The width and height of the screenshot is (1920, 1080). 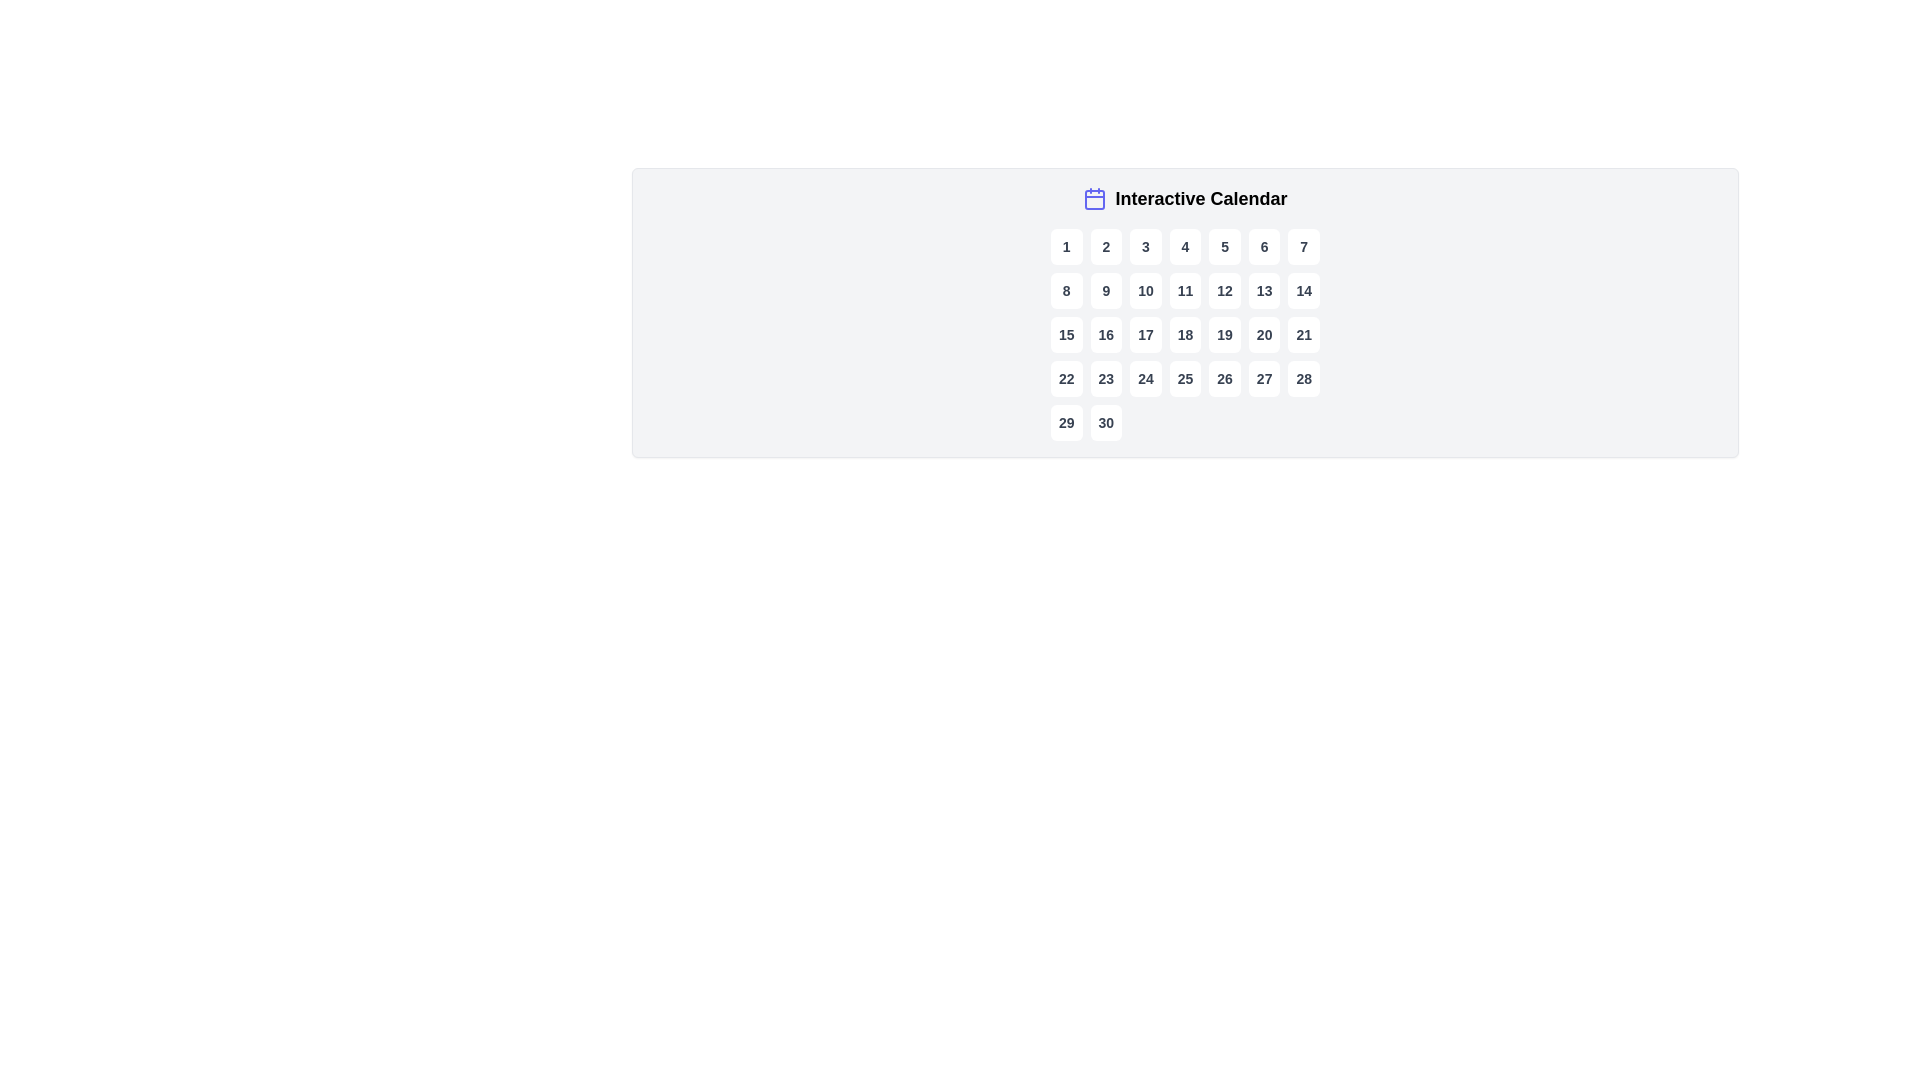 I want to click on the button located in the fourth column of the third row within the calendar grid layout, which is intended for selecting the 16th day of the month, so click(x=1105, y=334).